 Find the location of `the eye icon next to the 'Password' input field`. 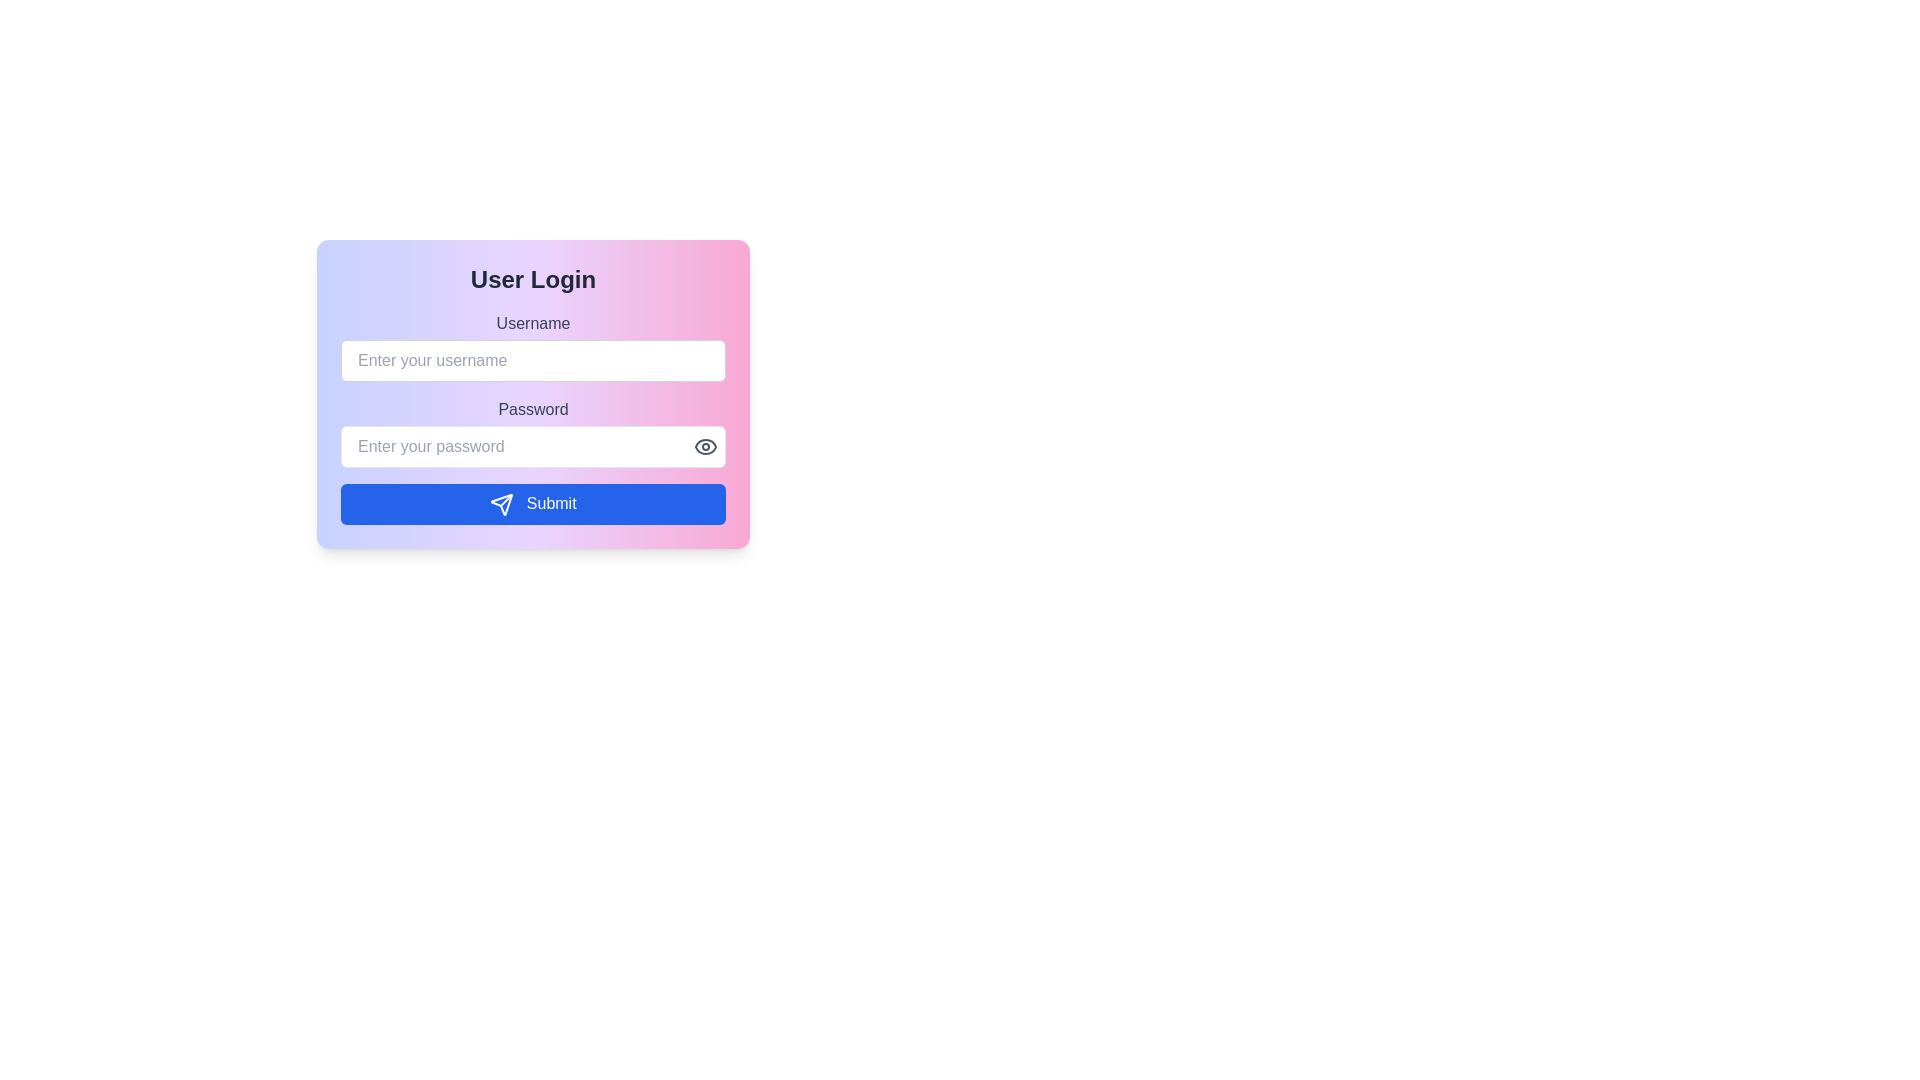

the eye icon next to the 'Password' input field is located at coordinates (533, 431).